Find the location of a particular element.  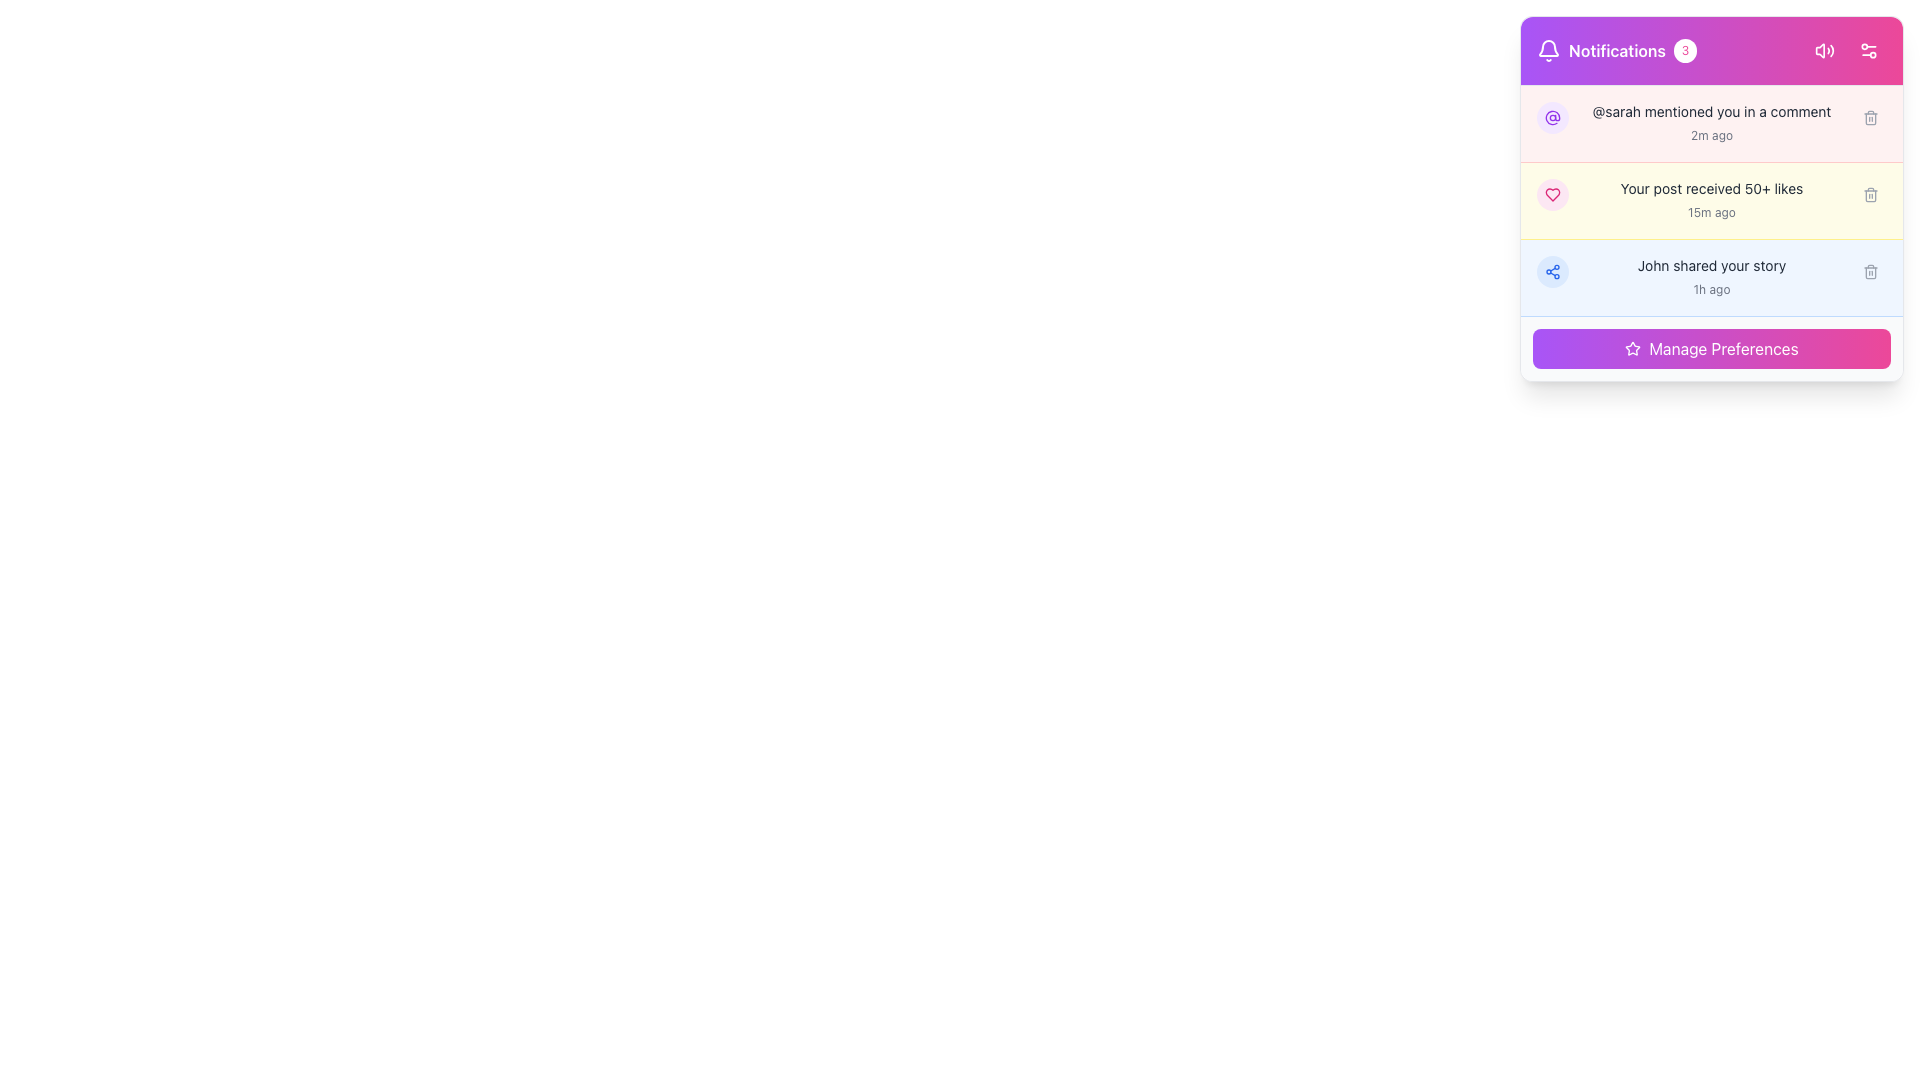

the mute notifications icon button located at the top-right of the notification panel is located at coordinates (1824, 49).